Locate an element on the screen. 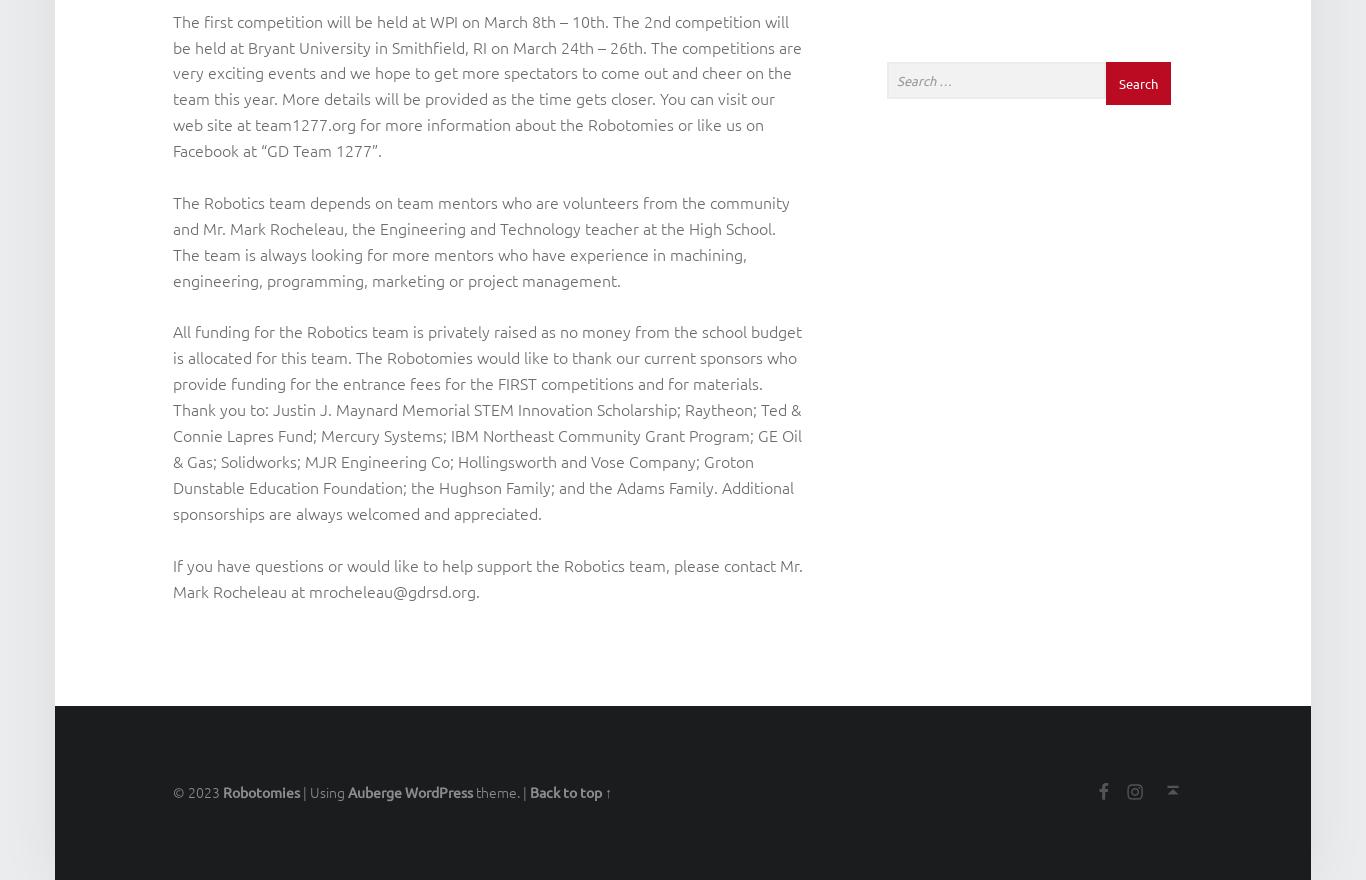 The image size is (1366, 880). 'Back to top ↑' is located at coordinates (569, 792).